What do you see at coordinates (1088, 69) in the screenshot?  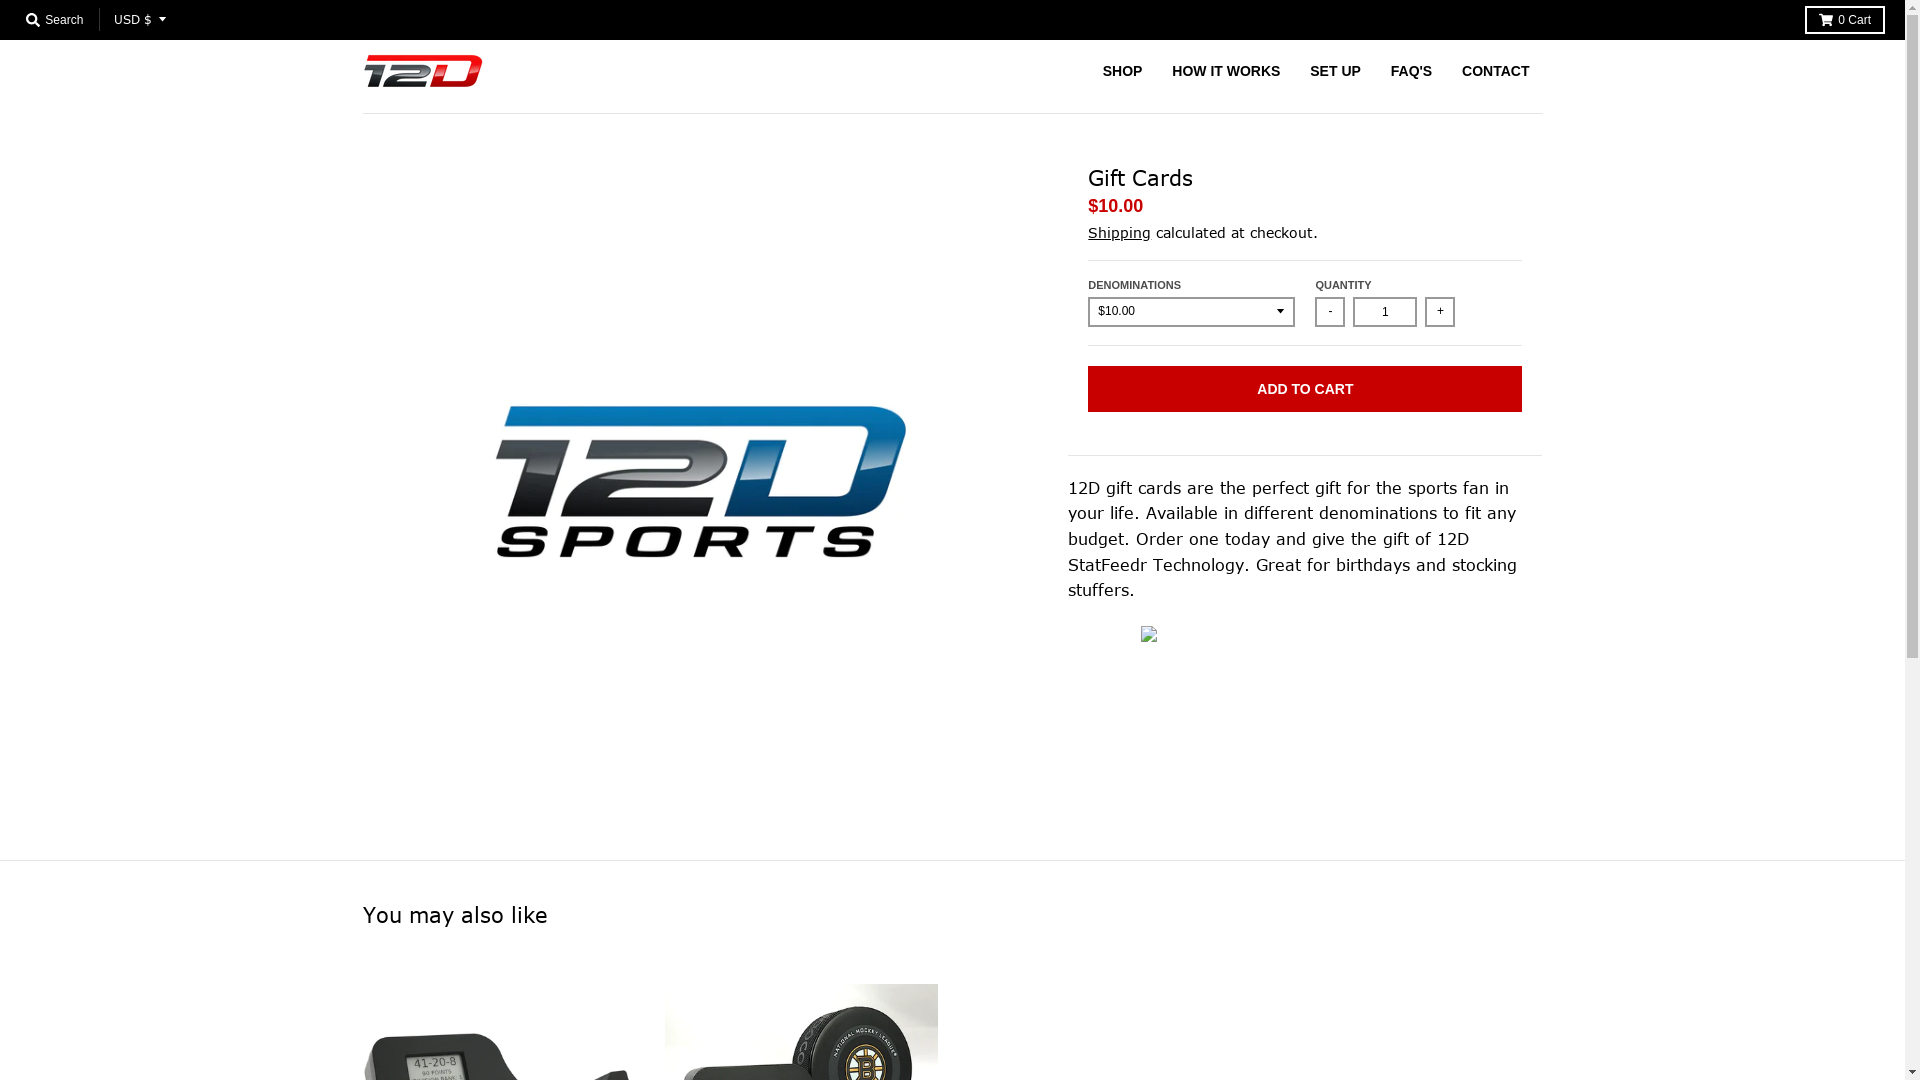 I see `'SHOP'` at bounding box center [1088, 69].